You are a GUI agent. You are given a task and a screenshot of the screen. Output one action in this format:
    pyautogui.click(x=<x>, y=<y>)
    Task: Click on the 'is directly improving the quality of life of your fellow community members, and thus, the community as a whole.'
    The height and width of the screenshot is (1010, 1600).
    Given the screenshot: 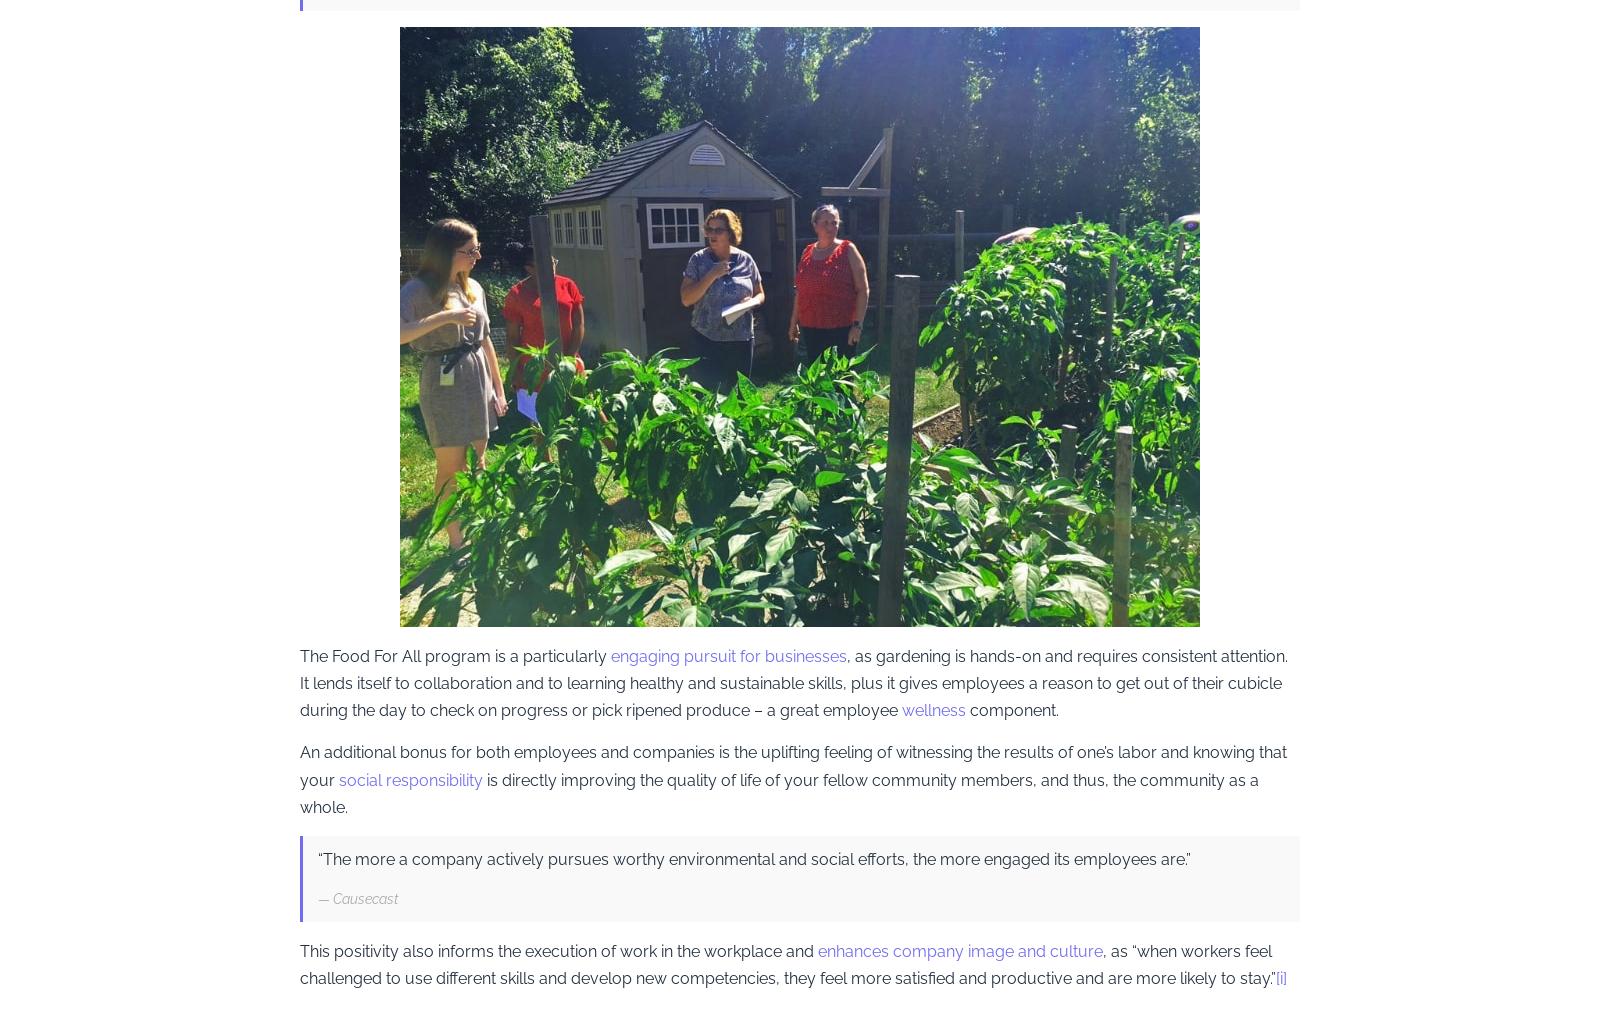 What is the action you would take?
    pyautogui.click(x=300, y=792)
    